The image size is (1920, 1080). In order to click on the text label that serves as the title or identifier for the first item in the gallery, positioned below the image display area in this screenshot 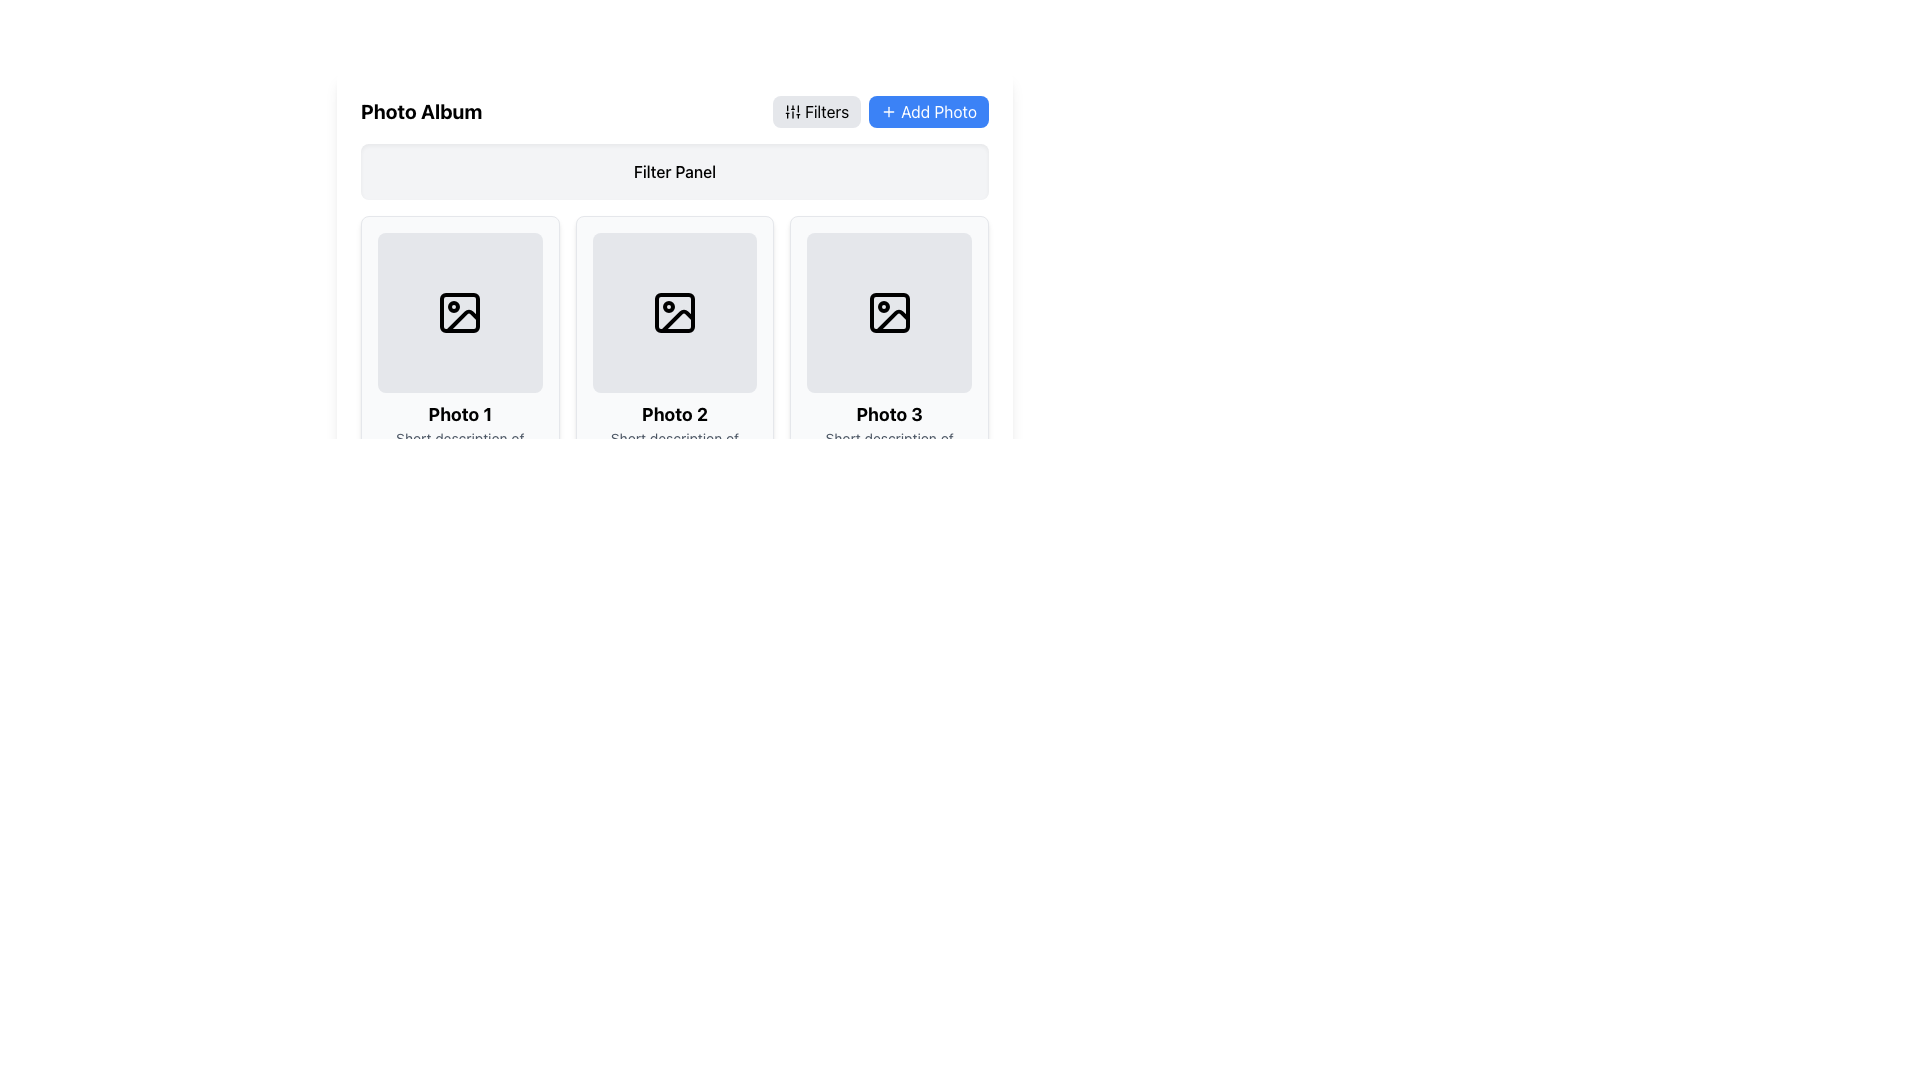, I will do `click(459, 414)`.